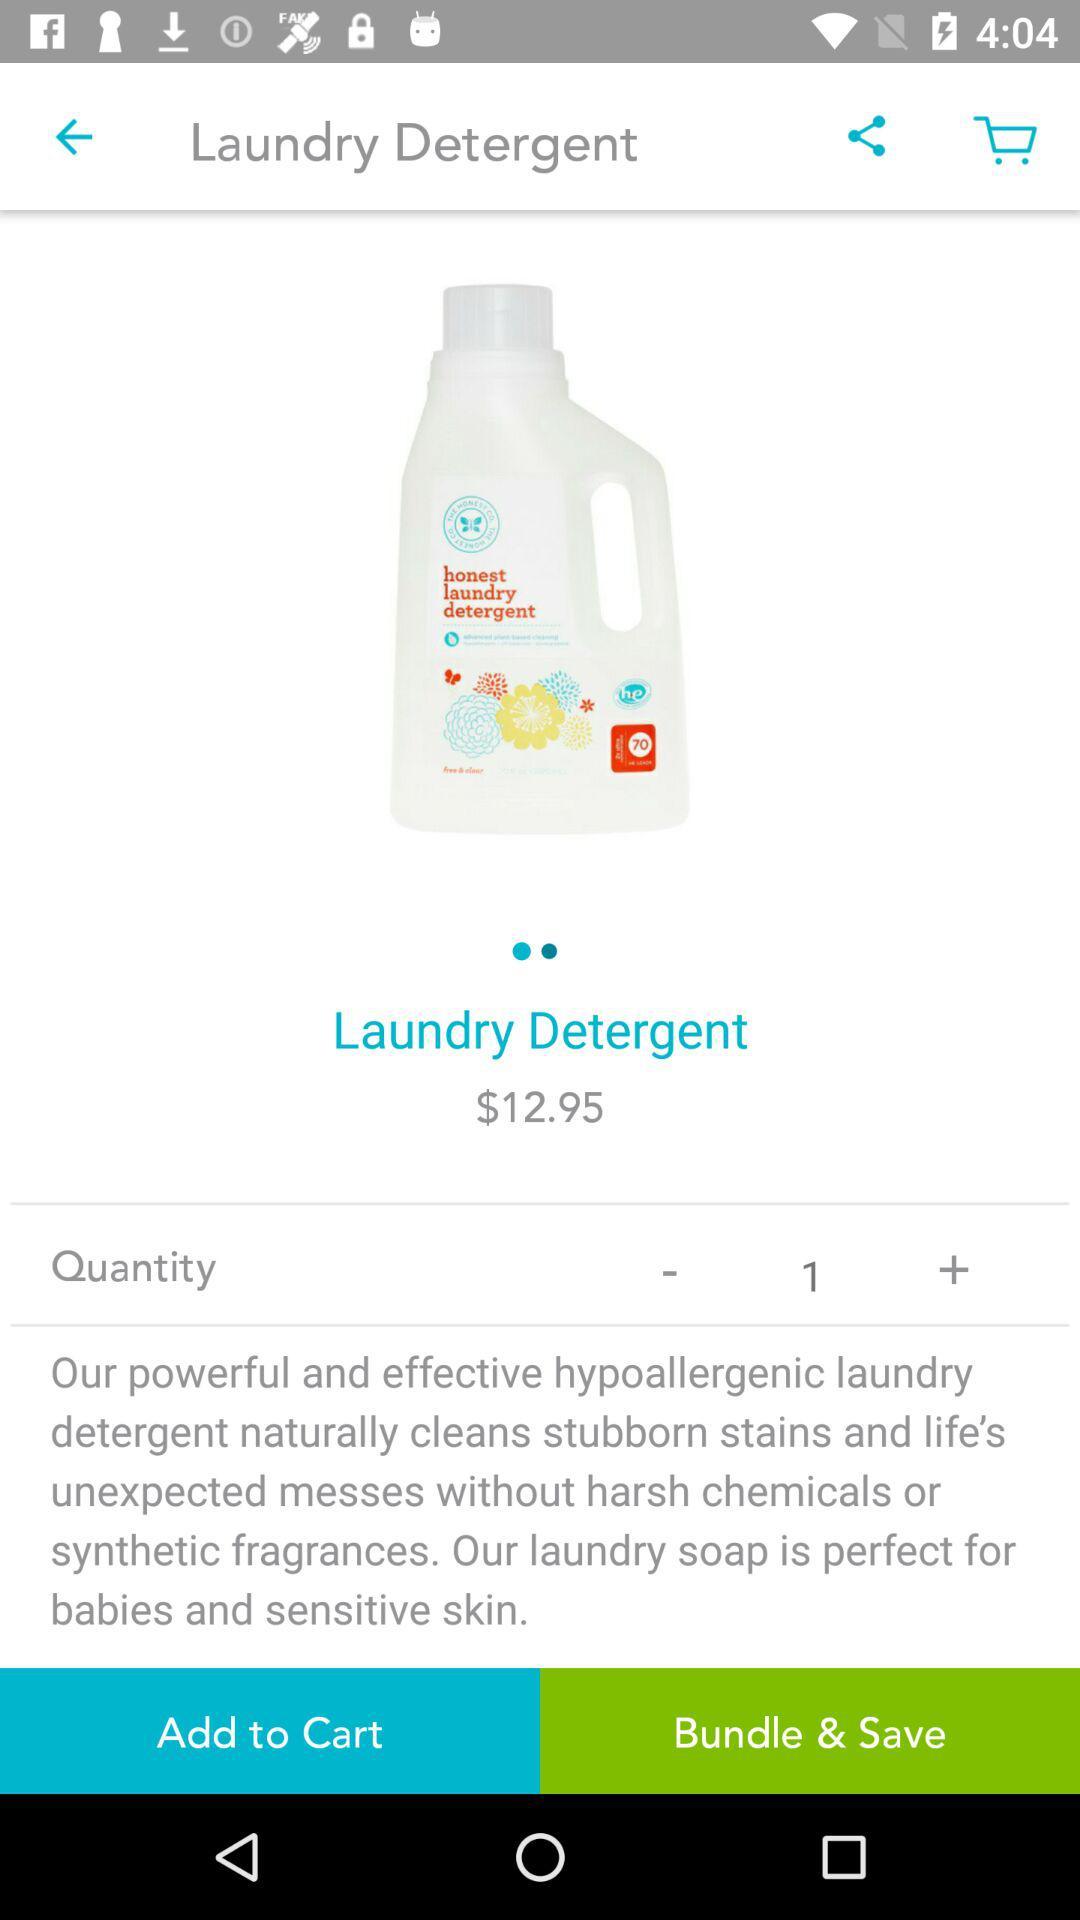 This screenshot has width=1080, height=1920. I want to click on icon next to 1 app, so click(952, 1263).